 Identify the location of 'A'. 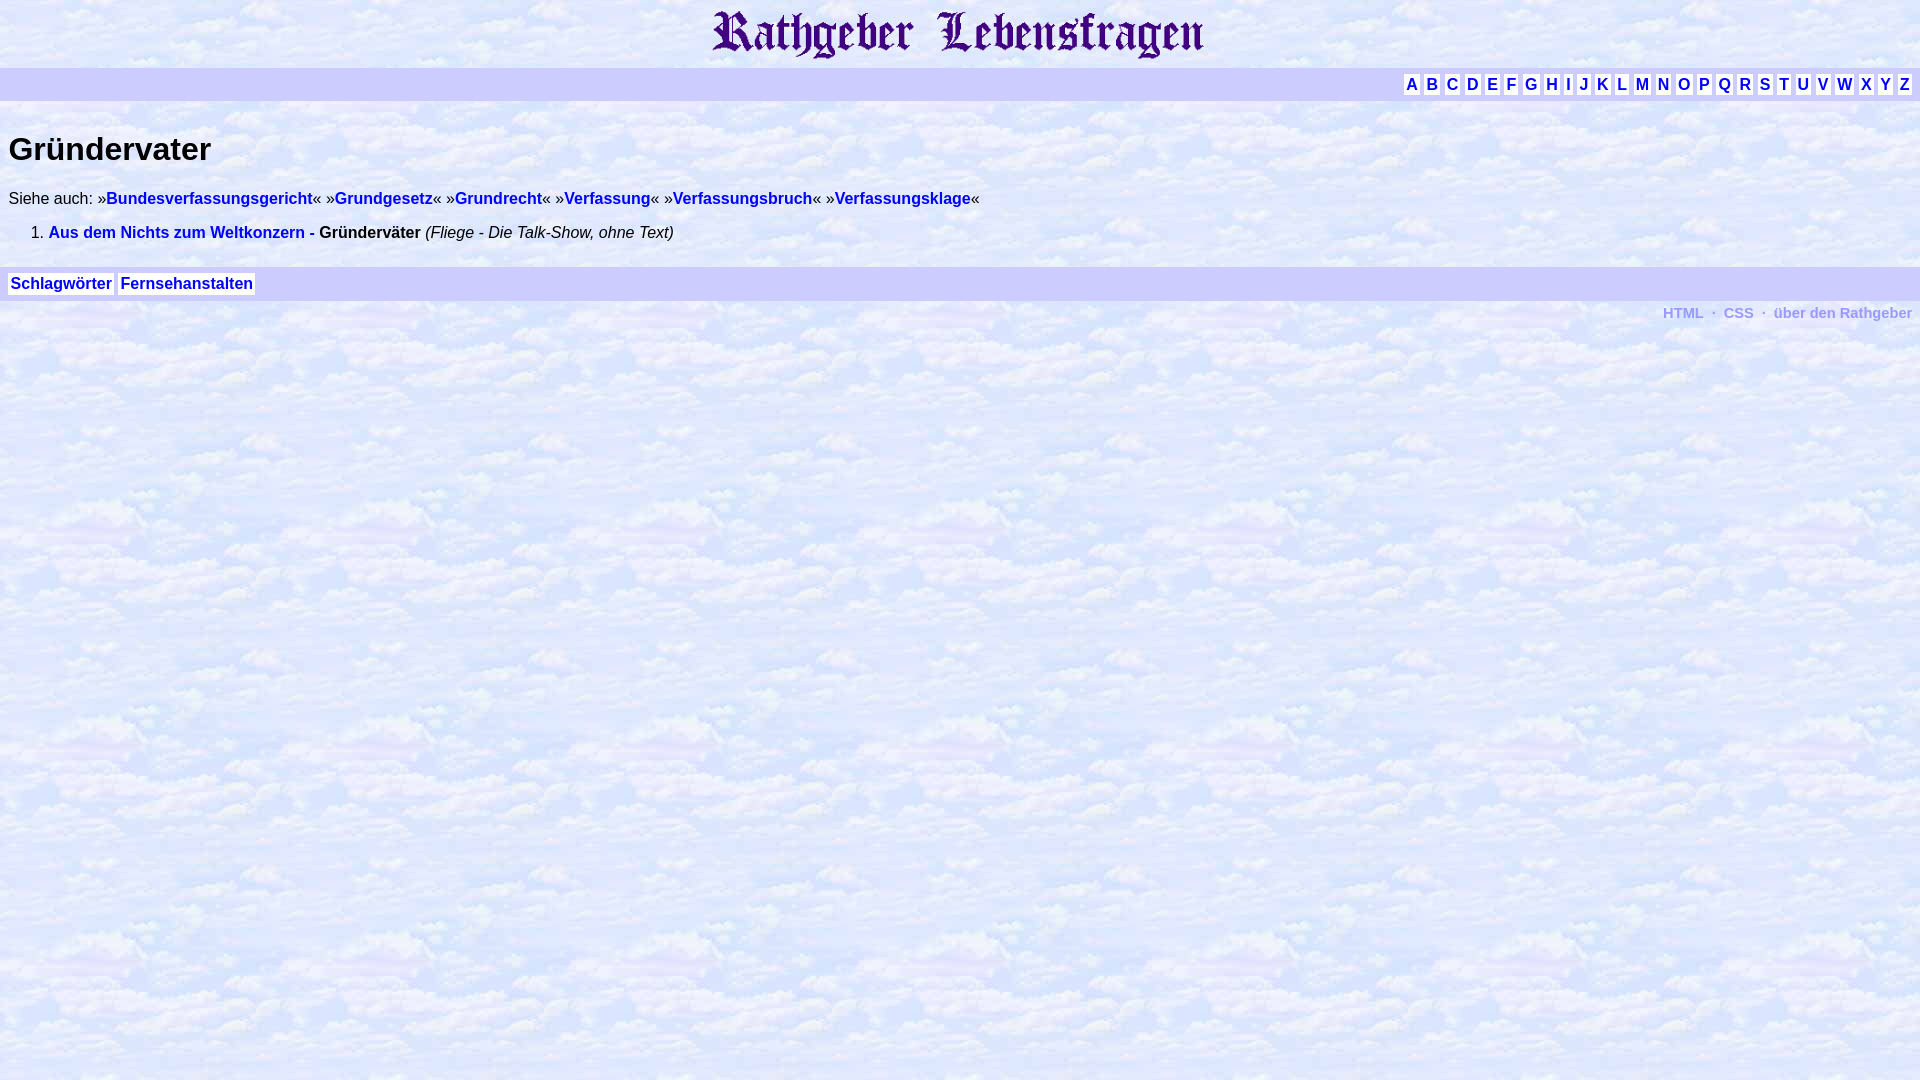
(1402, 83).